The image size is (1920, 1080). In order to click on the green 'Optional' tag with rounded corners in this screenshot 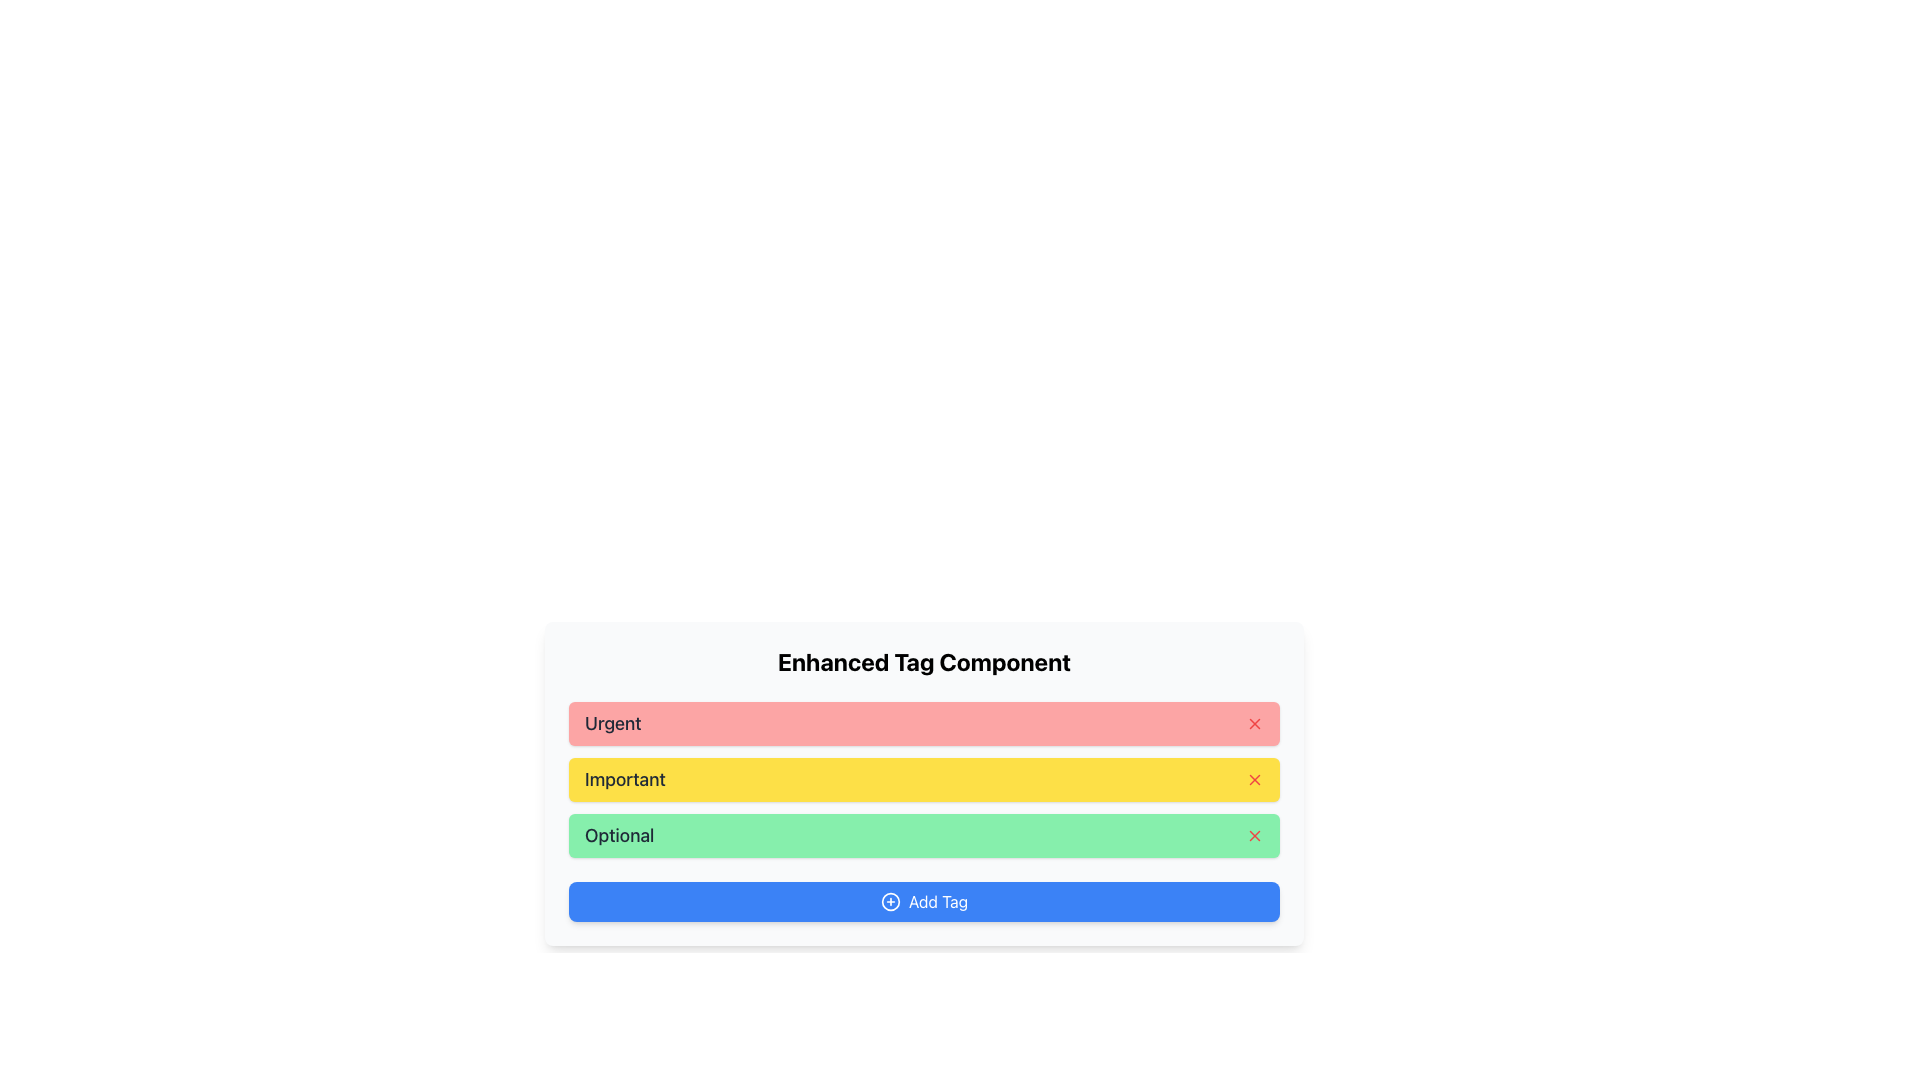, I will do `click(923, 836)`.